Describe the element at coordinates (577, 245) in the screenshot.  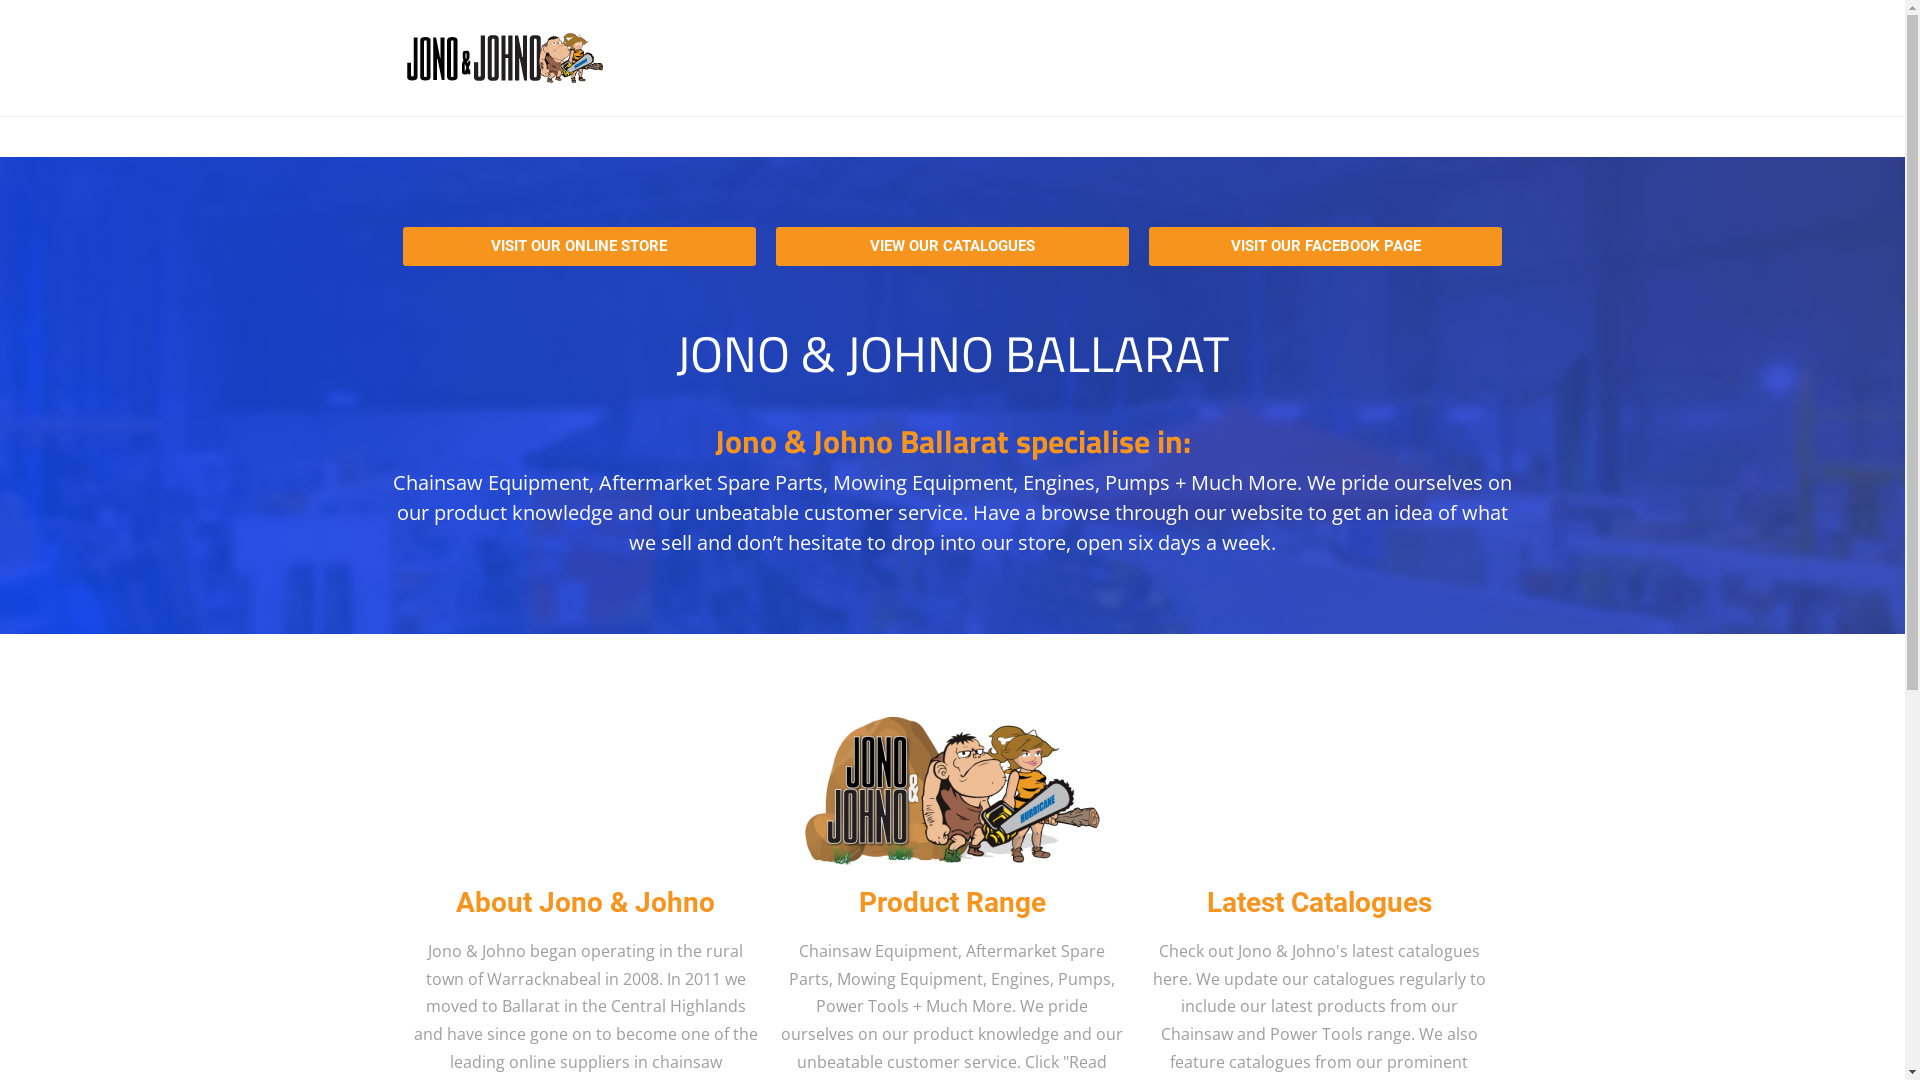
I see `'VISIT OUR ONLINE STORE'` at that location.